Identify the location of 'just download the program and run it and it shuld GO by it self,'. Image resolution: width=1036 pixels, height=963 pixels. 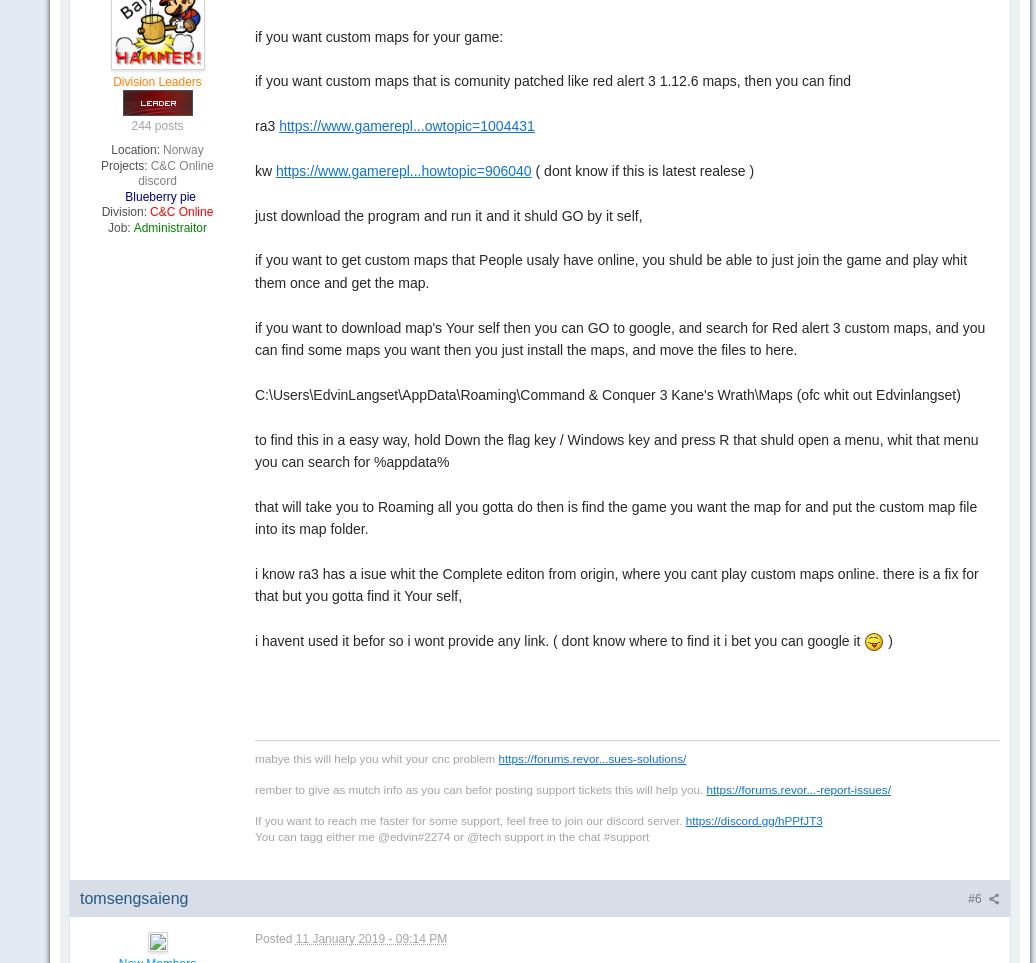
(448, 214).